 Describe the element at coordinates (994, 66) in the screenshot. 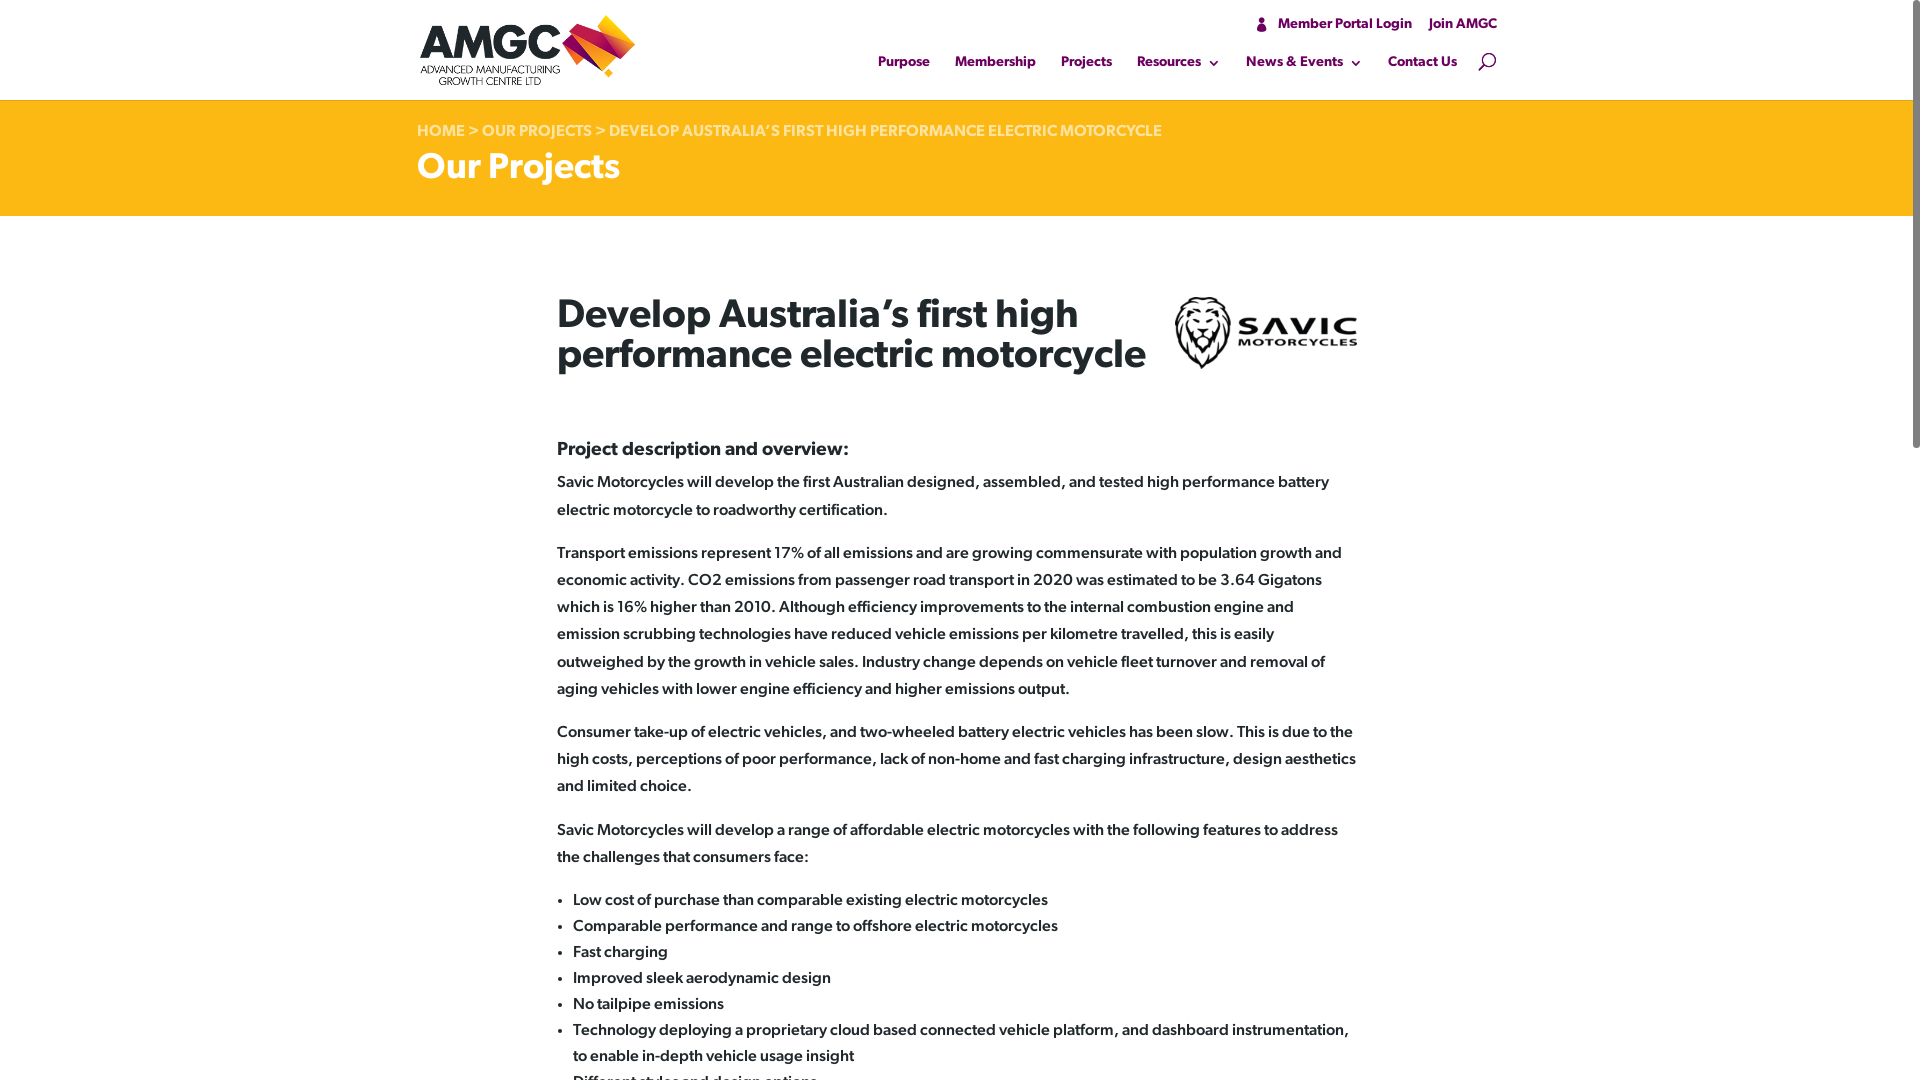

I see `'Membership'` at that location.